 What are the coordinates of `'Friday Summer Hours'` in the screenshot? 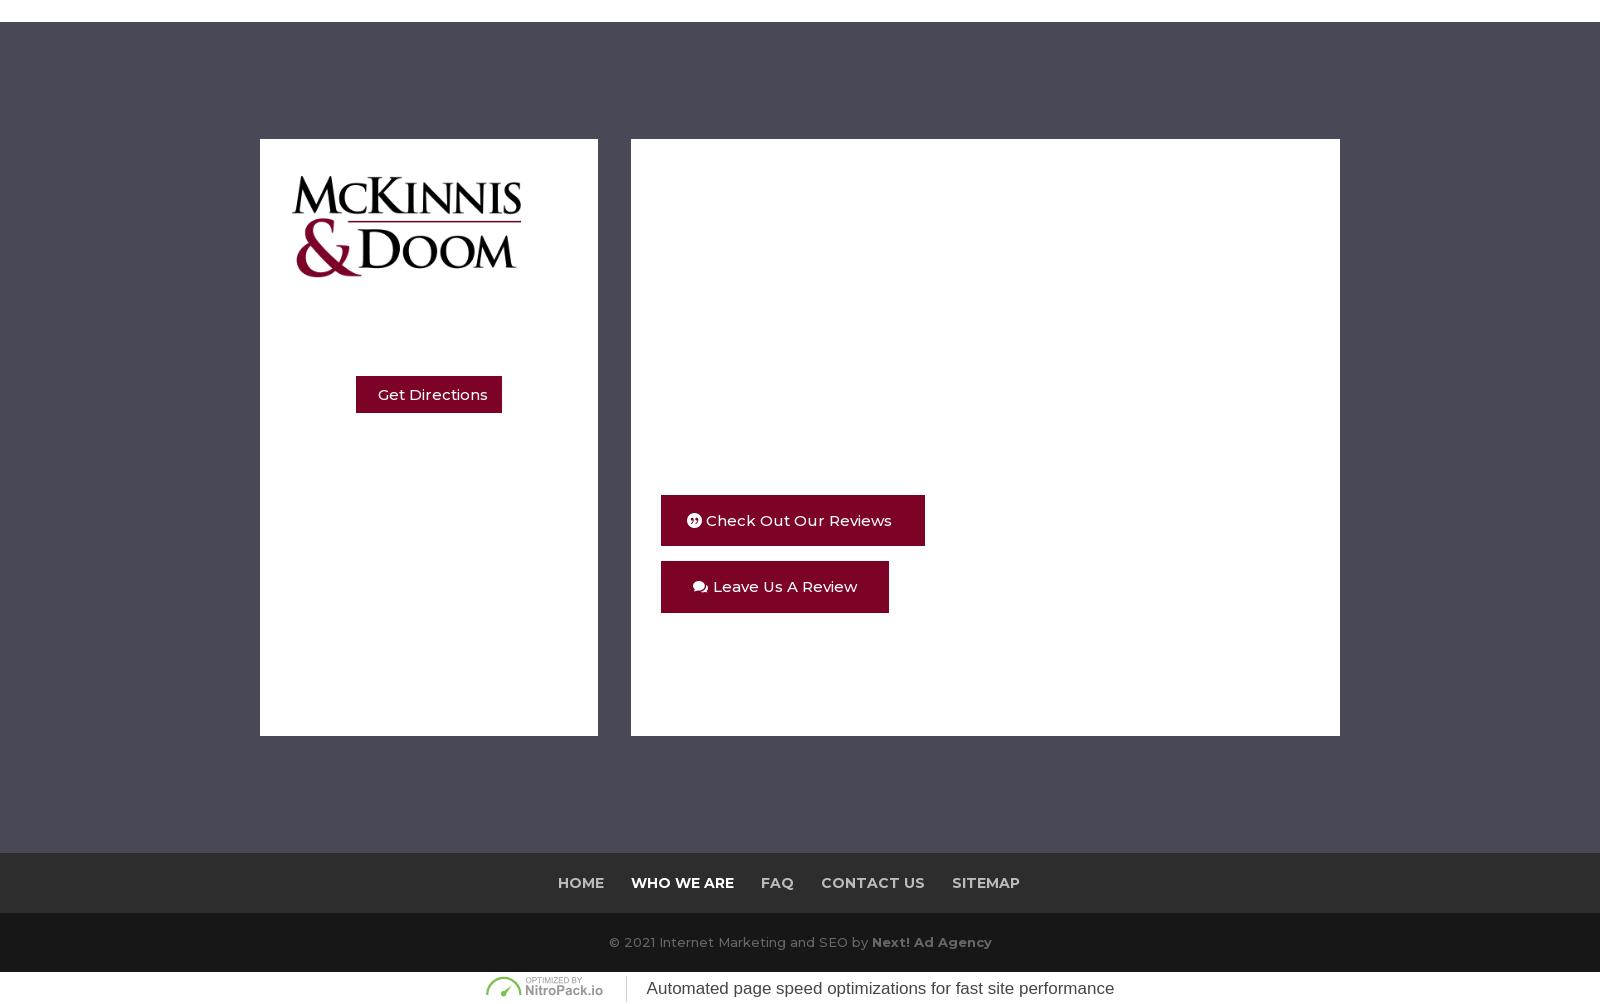 It's located at (422, 542).